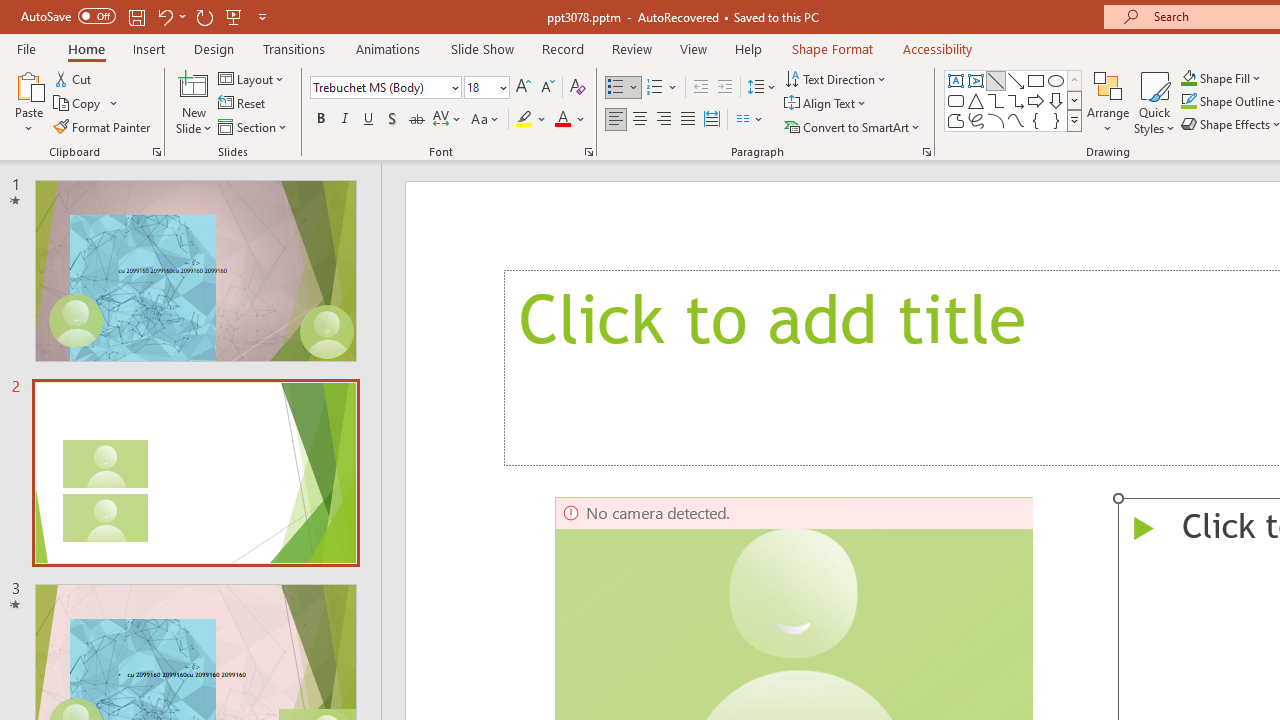 The width and height of the screenshot is (1280, 720). I want to click on 'Font...', so click(587, 150).